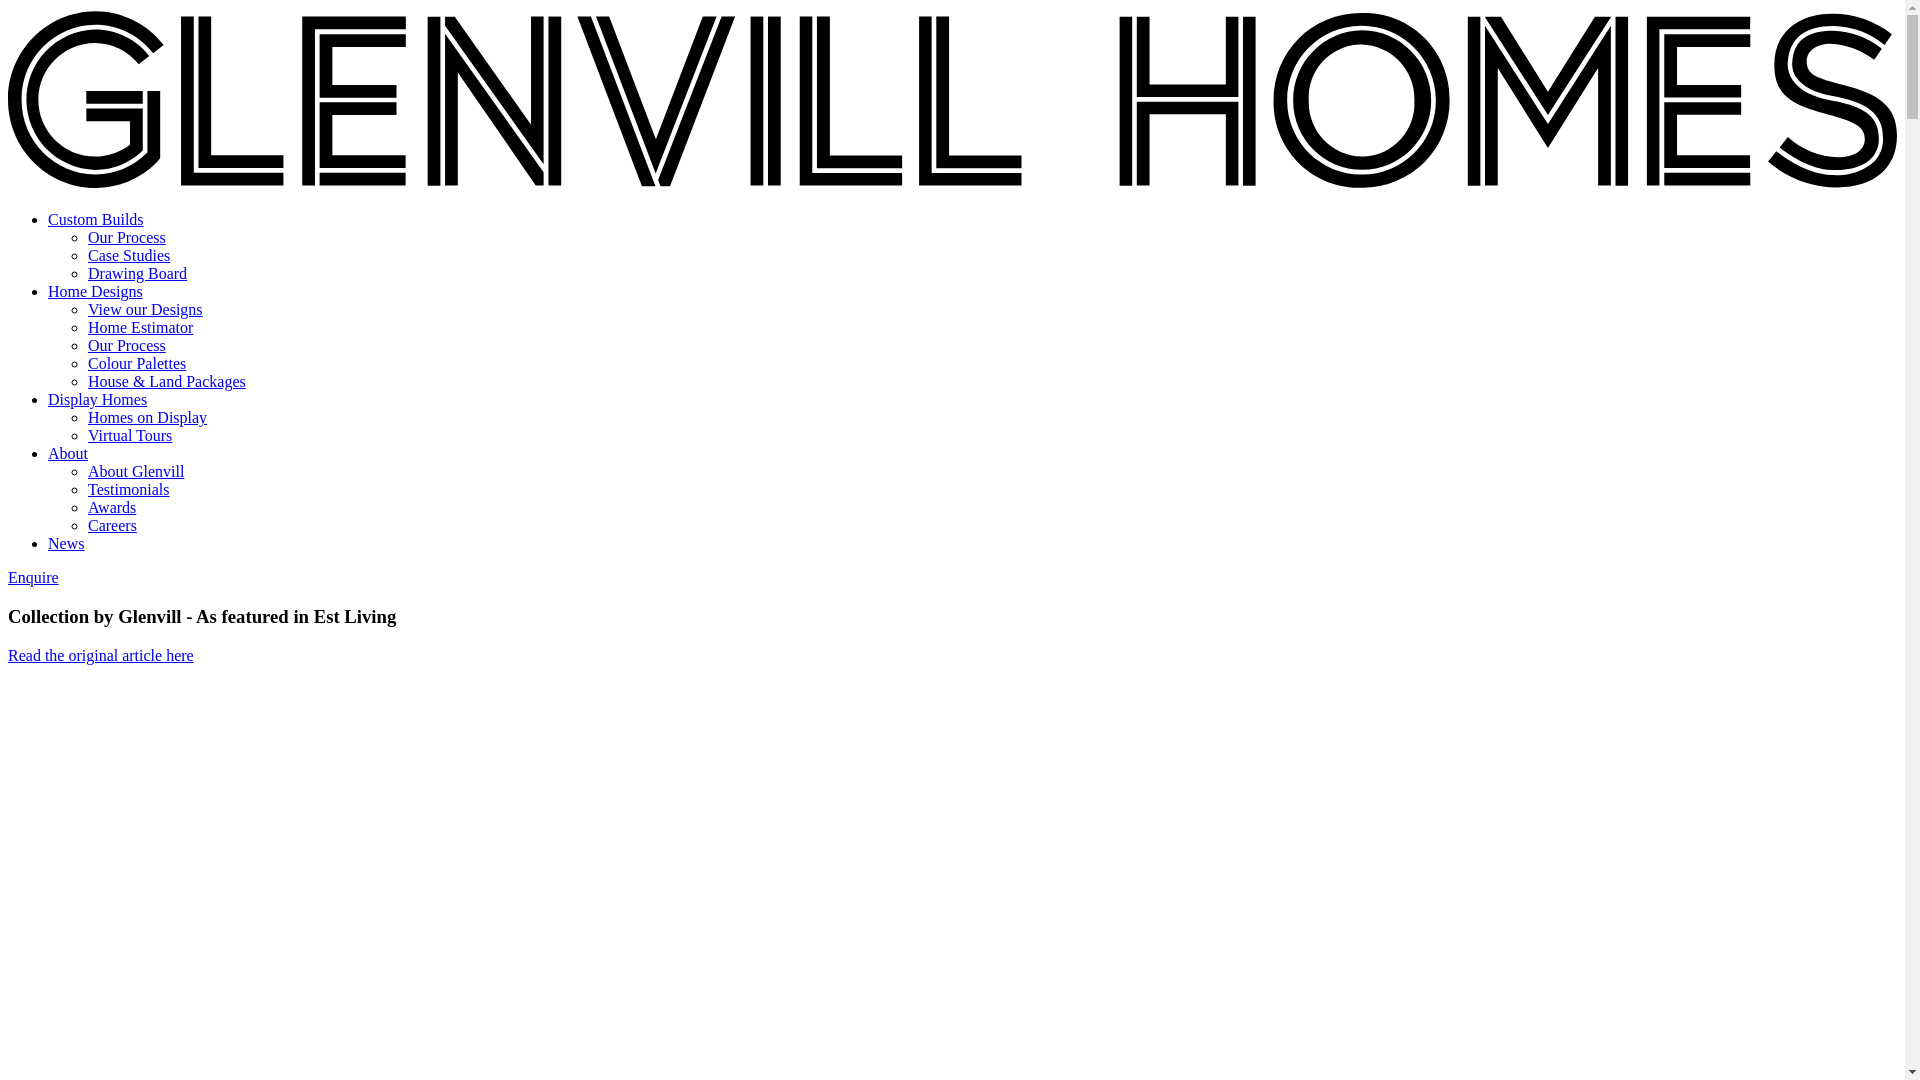 The width and height of the screenshot is (1920, 1080). What do you see at coordinates (136, 363) in the screenshot?
I see `'Colour Palettes'` at bounding box center [136, 363].